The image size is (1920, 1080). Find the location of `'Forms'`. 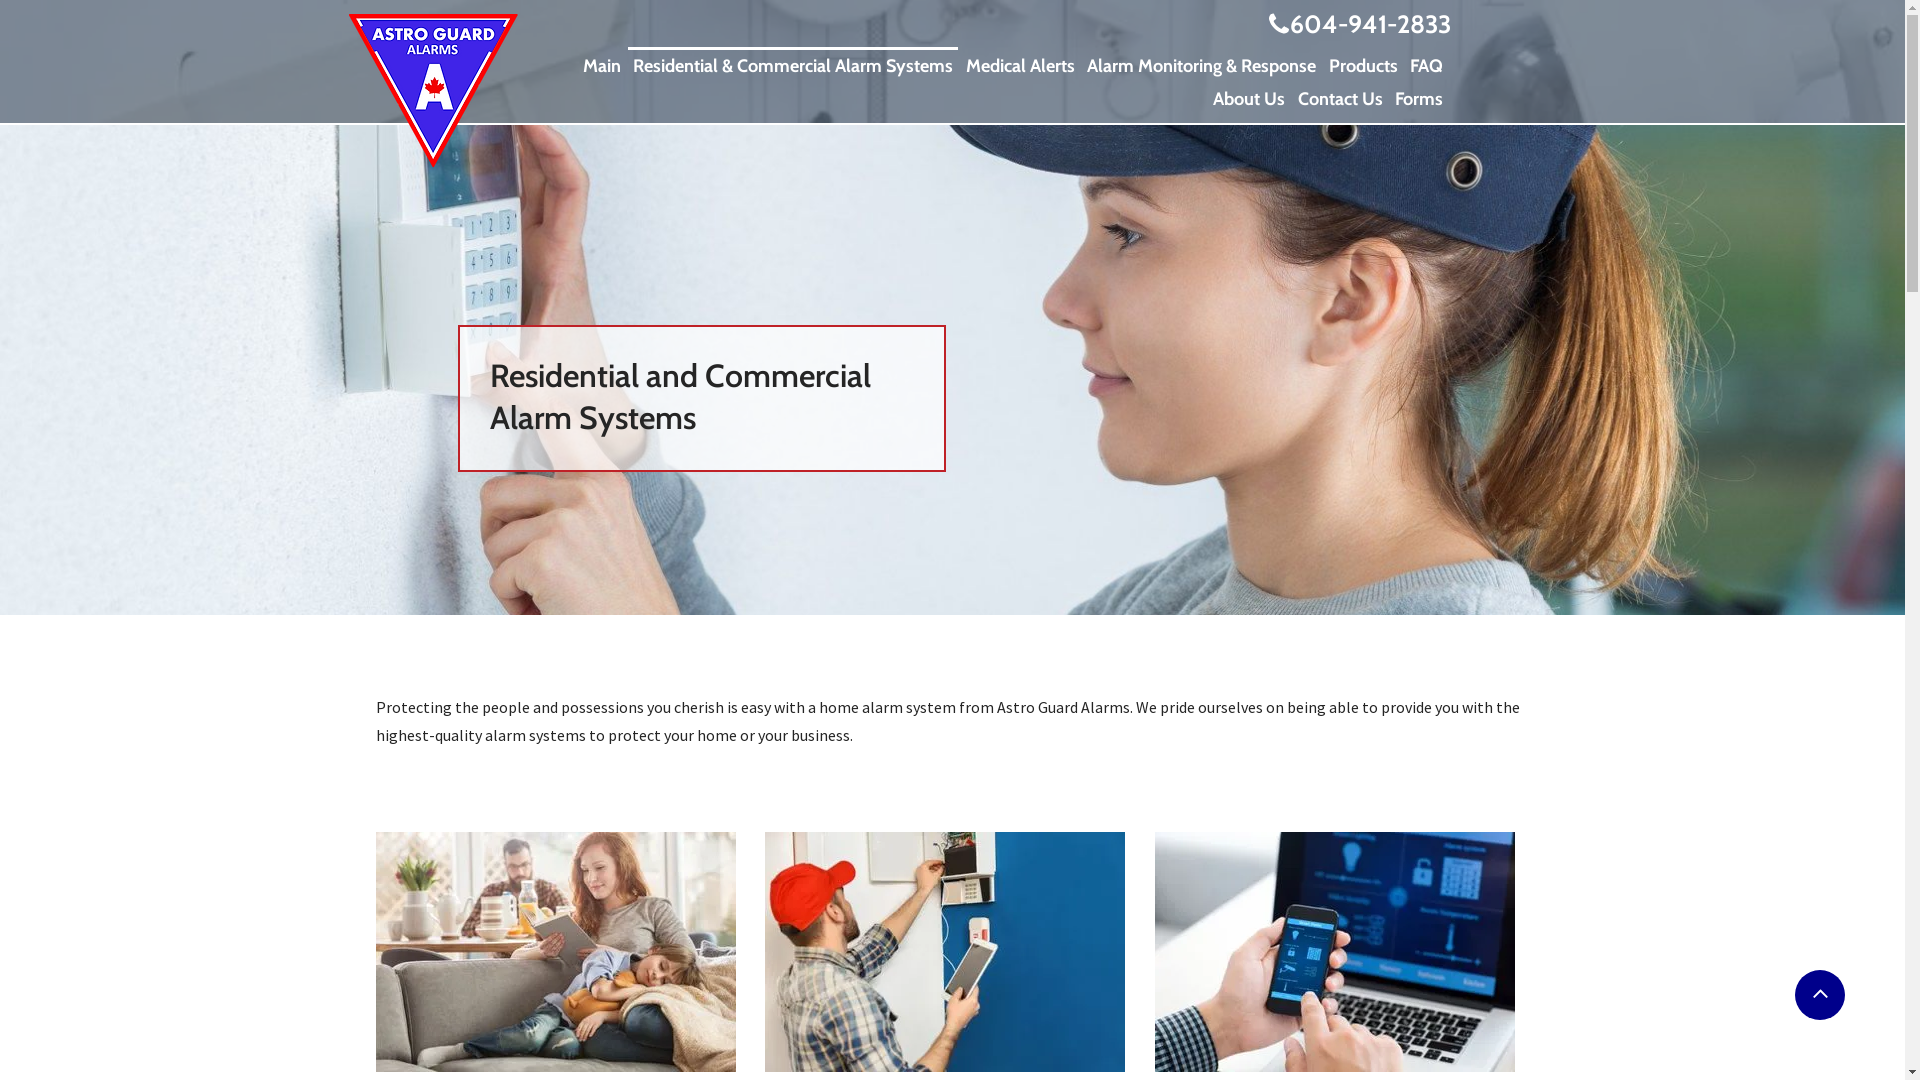

'Forms' is located at coordinates (1389, 96).